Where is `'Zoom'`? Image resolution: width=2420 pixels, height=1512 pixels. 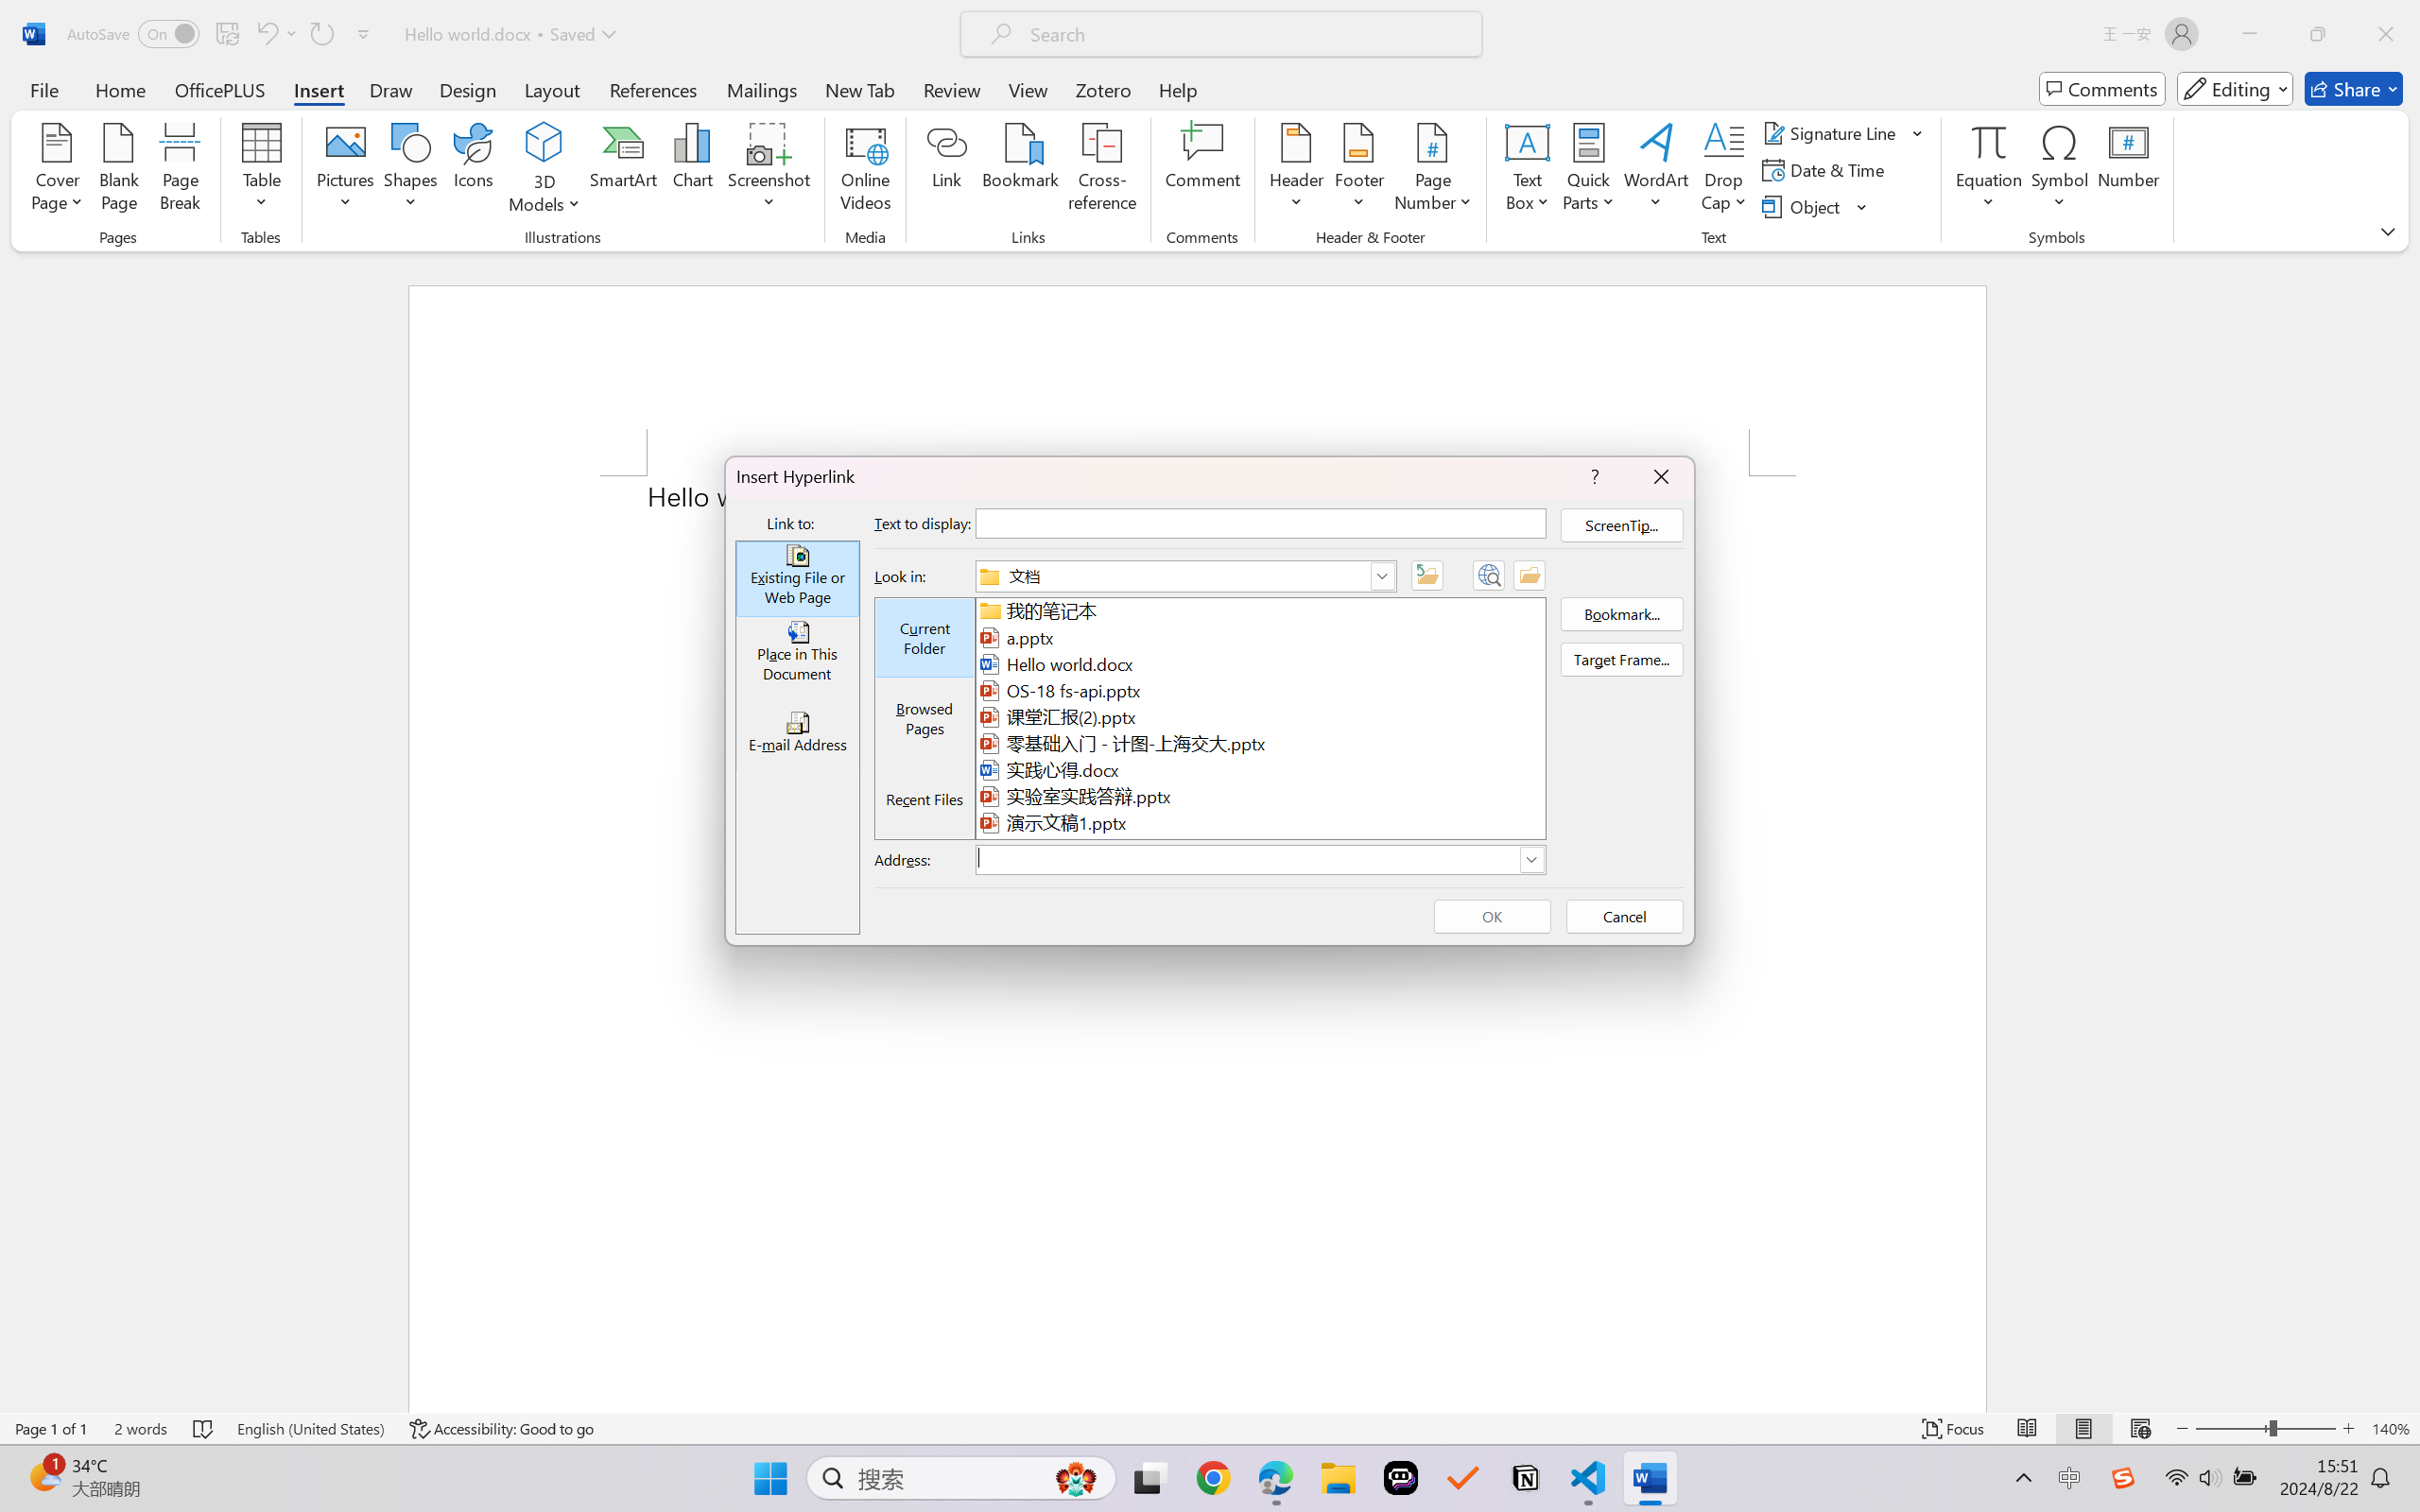 'Zoom' is located at coordinates (2266, 1428).